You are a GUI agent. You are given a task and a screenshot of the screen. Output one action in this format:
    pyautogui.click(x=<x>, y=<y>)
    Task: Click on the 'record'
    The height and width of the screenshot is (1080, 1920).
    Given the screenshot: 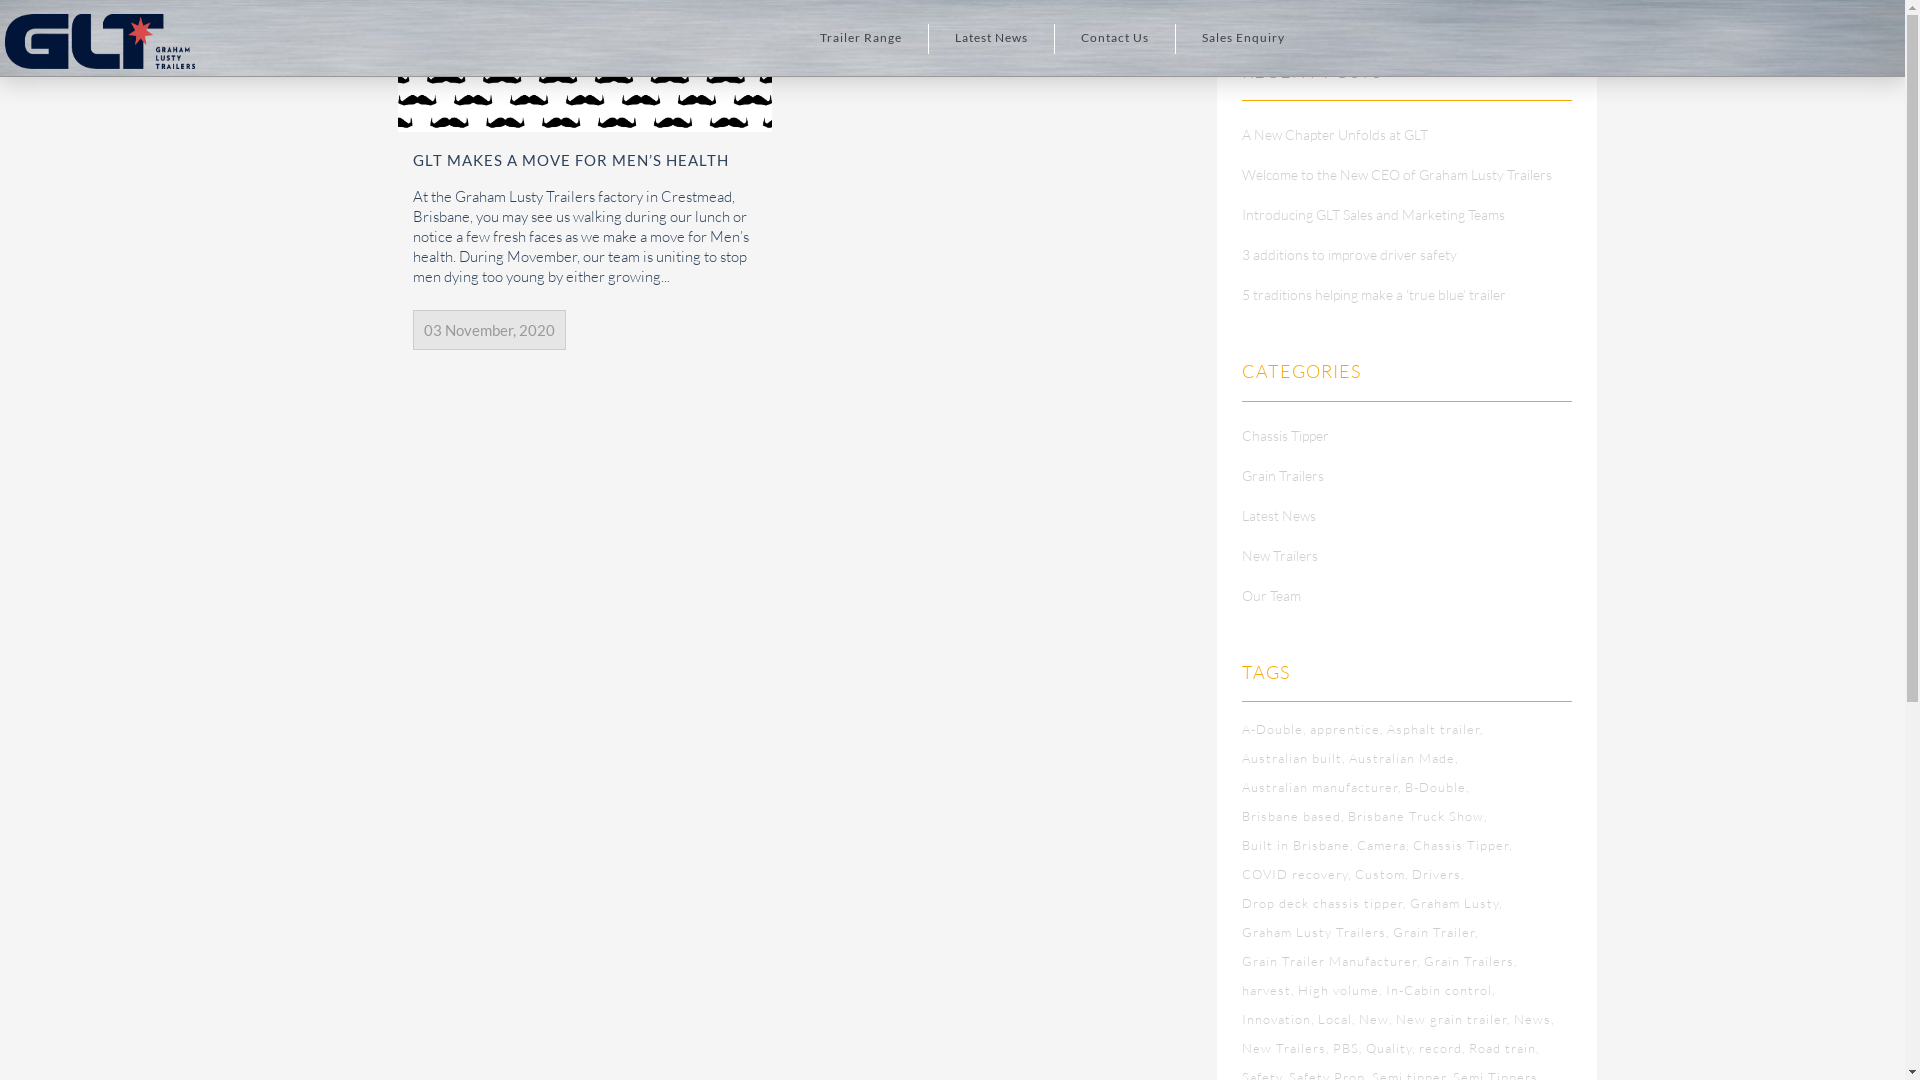 What is the action you would take?
    pyautogui.click(x=1442, y=1047)
    